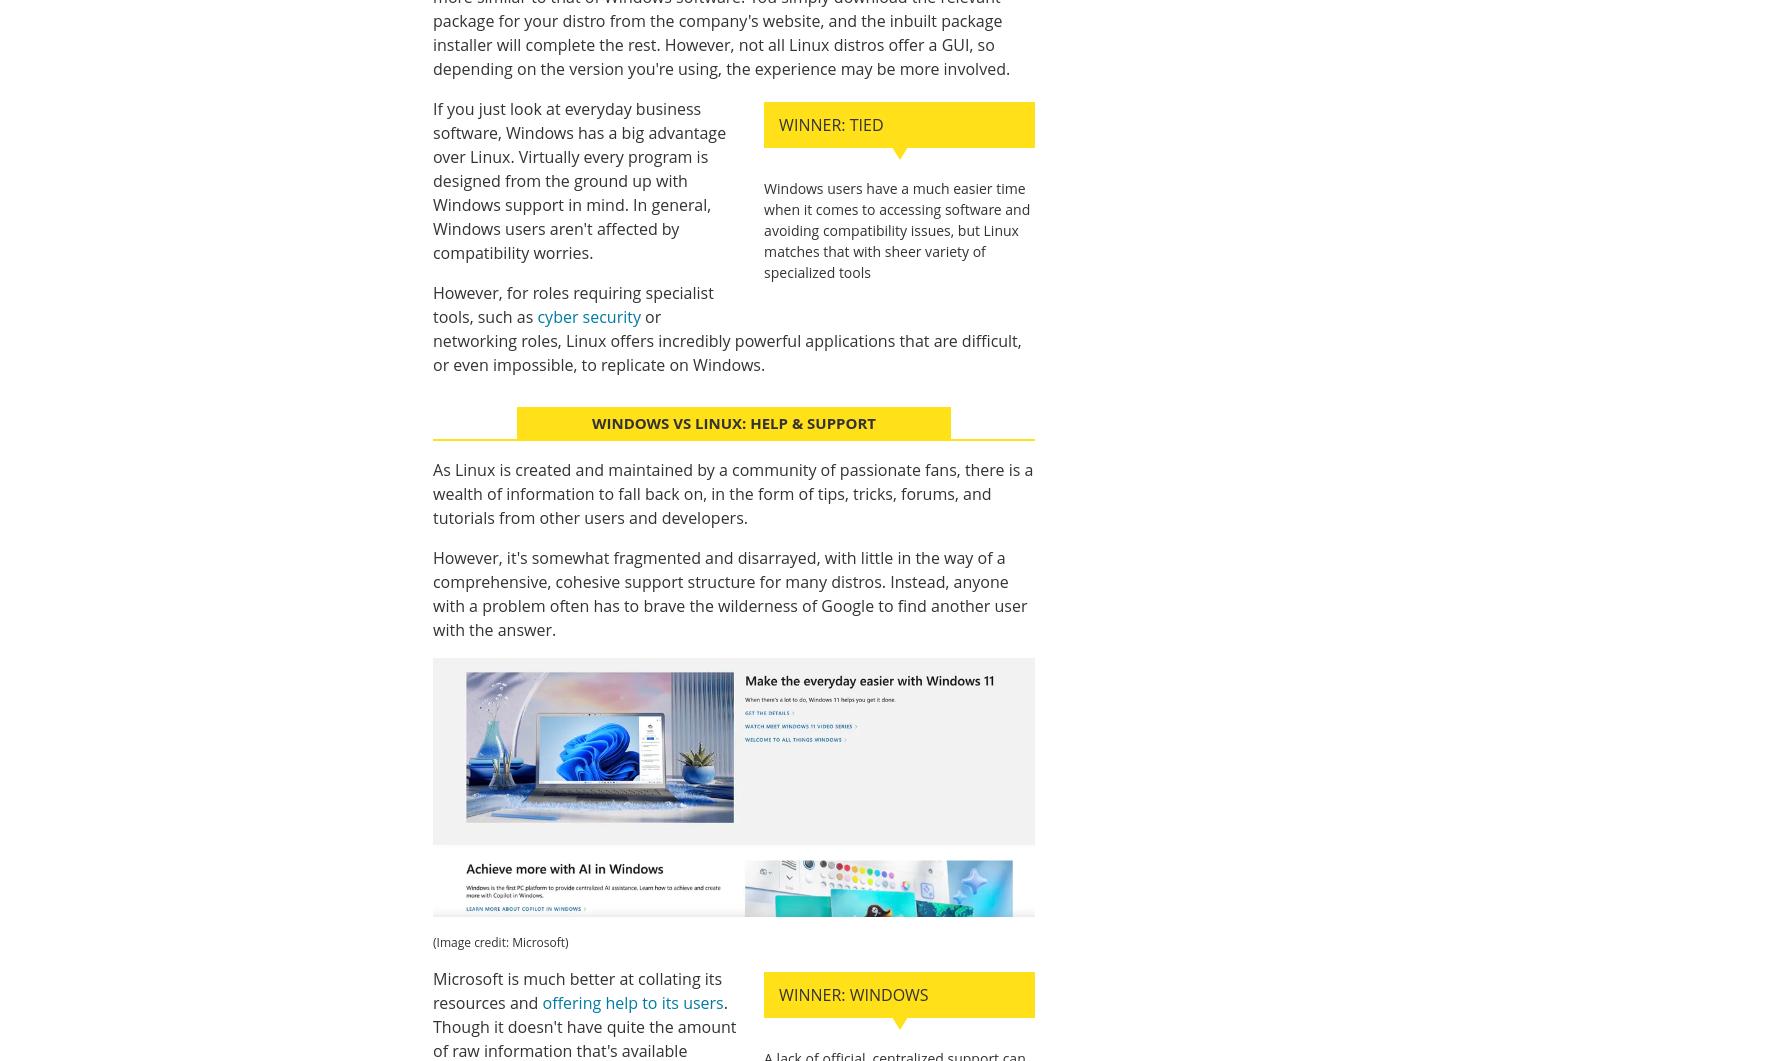  I want to click on 'Winner: Windows', so click(852, 993).